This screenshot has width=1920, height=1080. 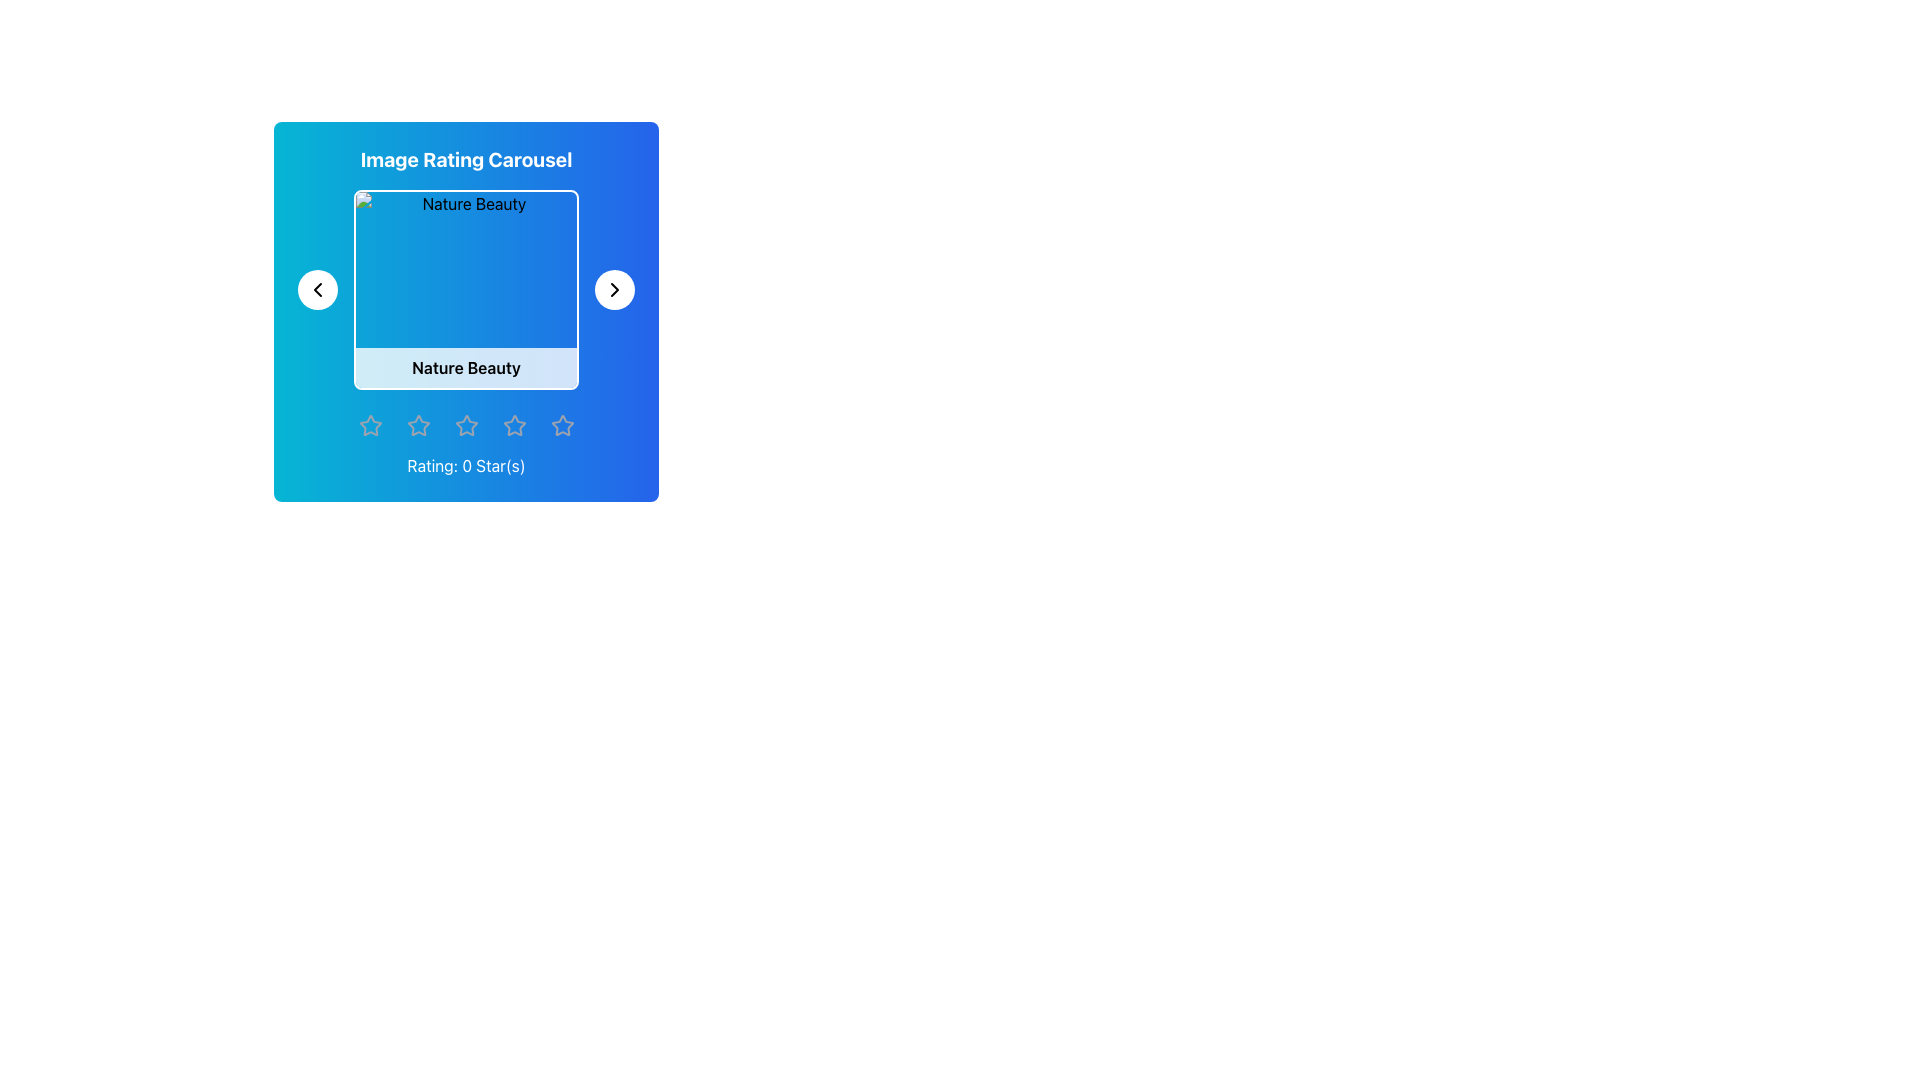 I want to click on the 'Nature Beauty' image in the central card of the image carousel, which is a non-interactive visual representation, so click(x=465, y=289).